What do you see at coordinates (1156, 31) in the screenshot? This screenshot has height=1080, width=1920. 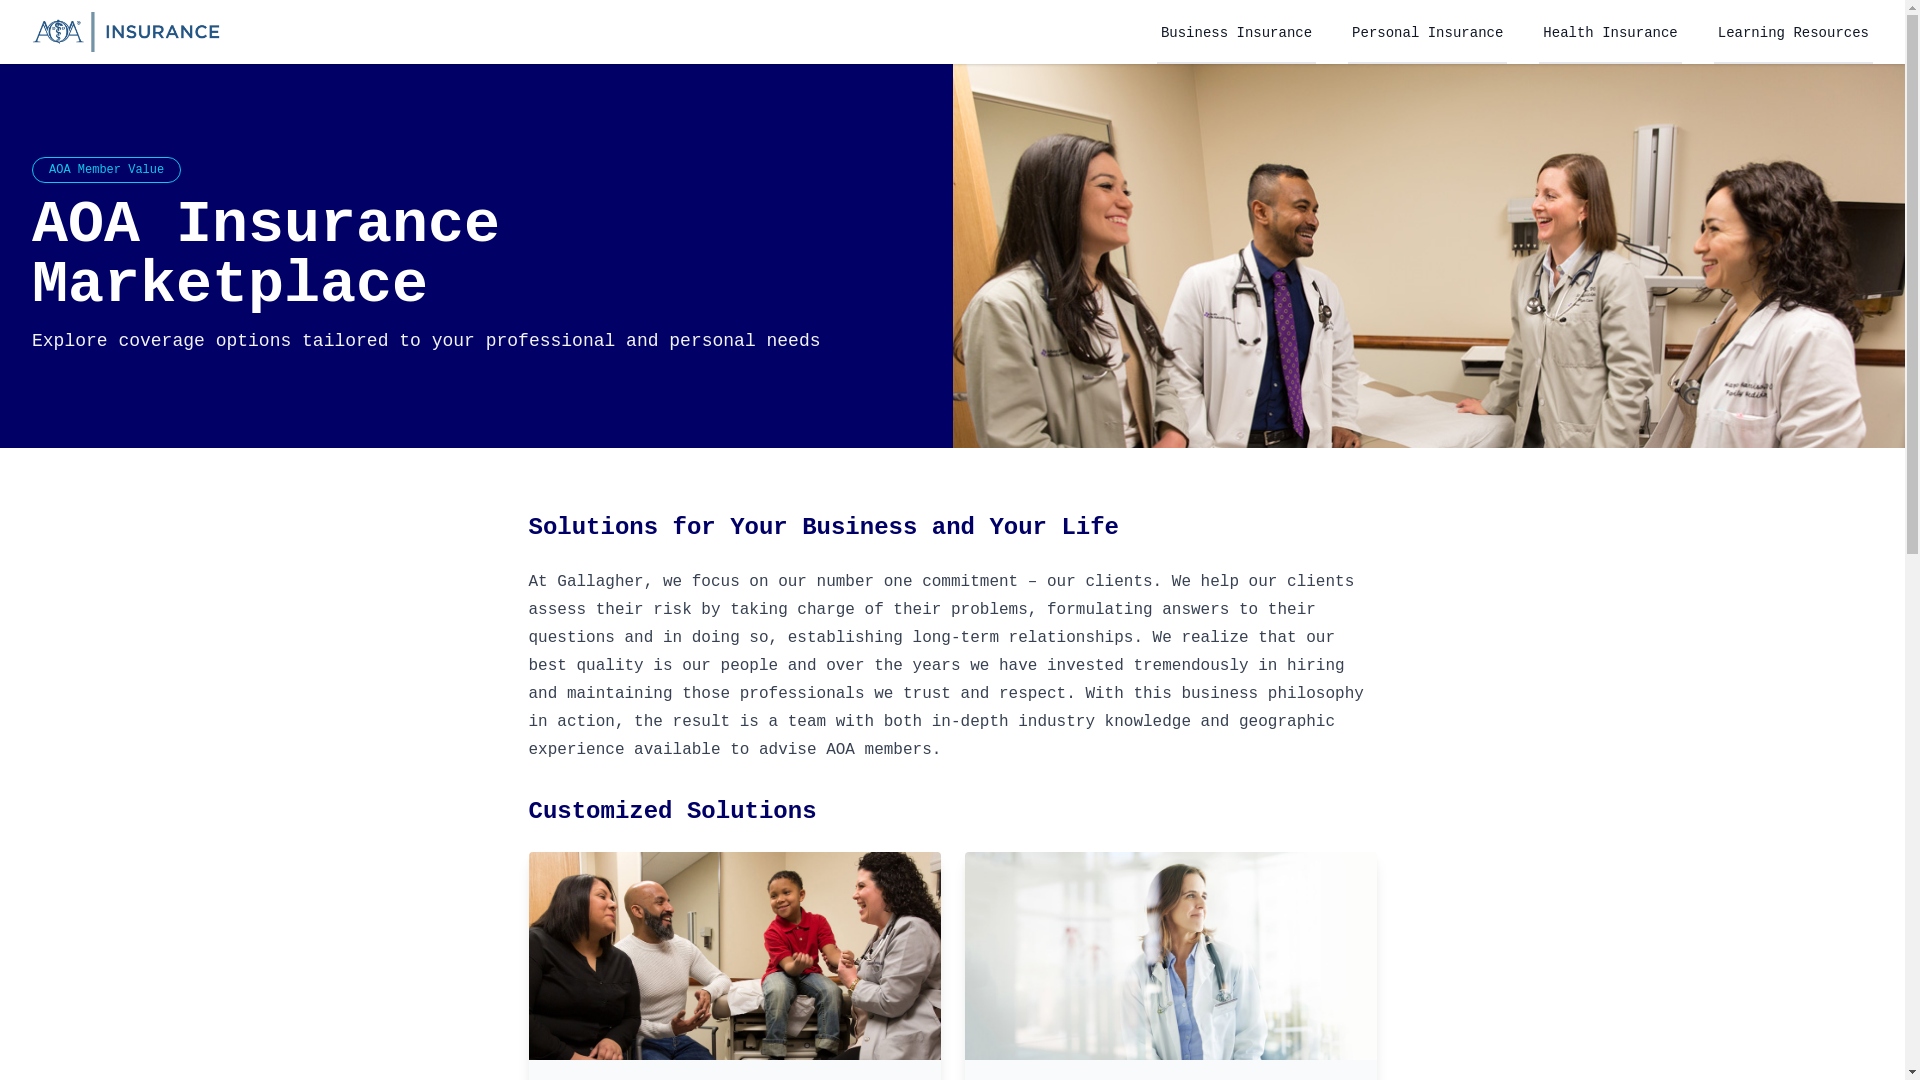 I see `'Business Insurance'` at bounding box center [1156, 31].